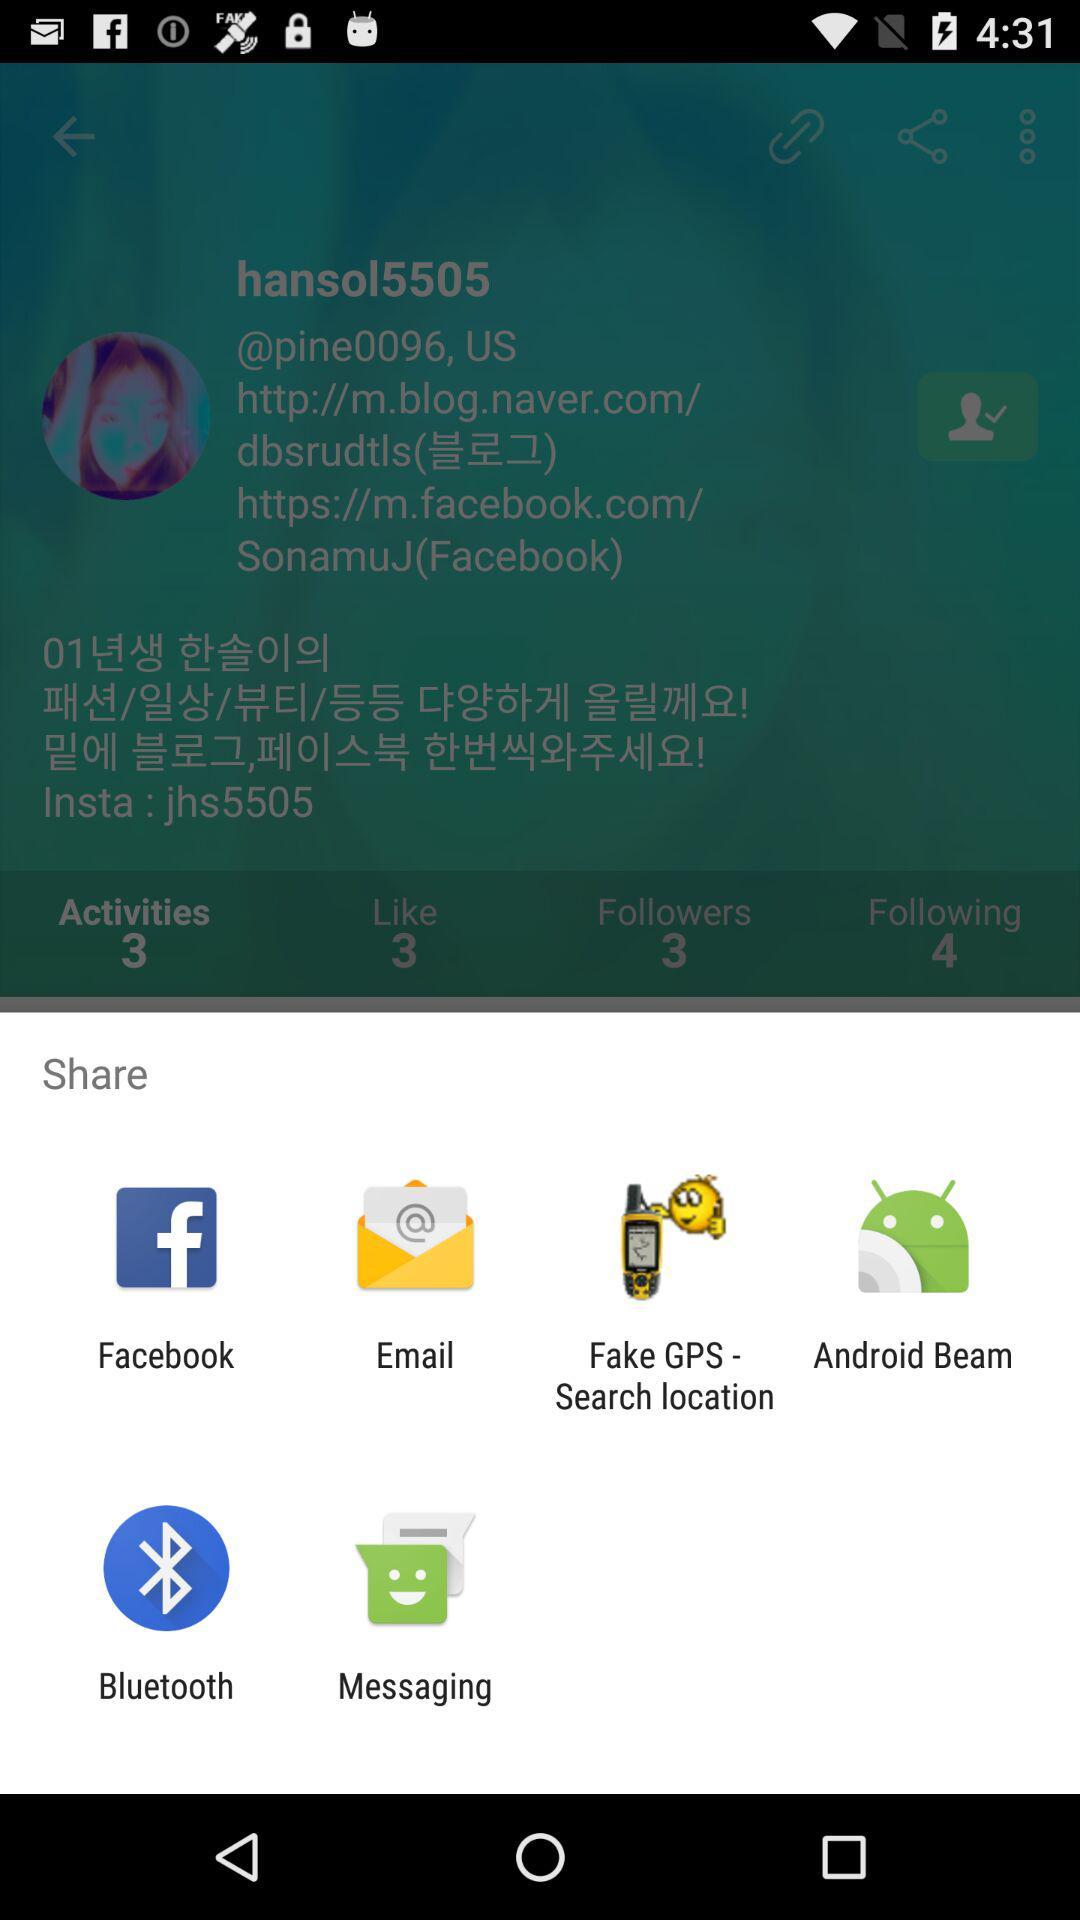  I want to click on app to the right of facebook, so click(414, 1374).